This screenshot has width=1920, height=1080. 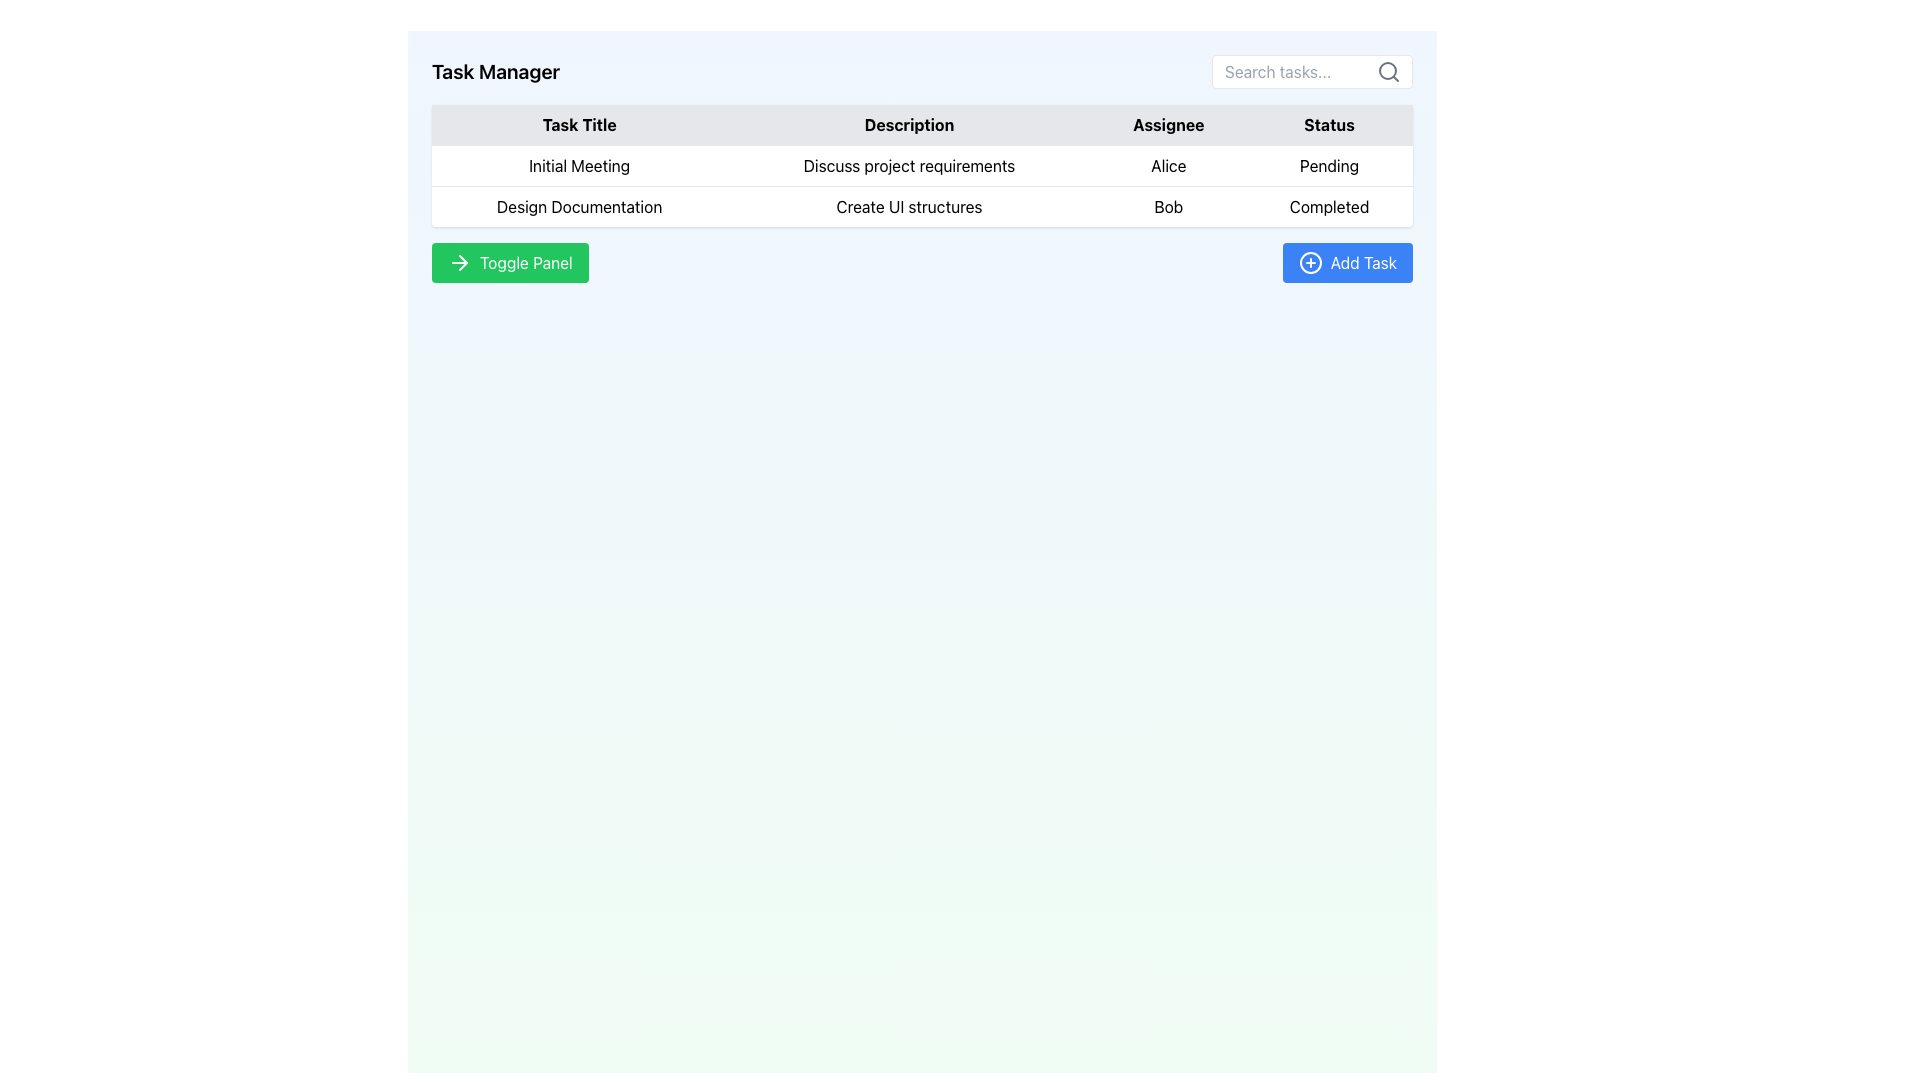 What do you see at coordinates (908, 125) in the screenshot?
I see `the text label that contains the word 'Description', styled with a light gray background and black bold text, positioned as the second column header in a table, between 'Task Title' and 'Assignee'` at bounding box center [908, 125].